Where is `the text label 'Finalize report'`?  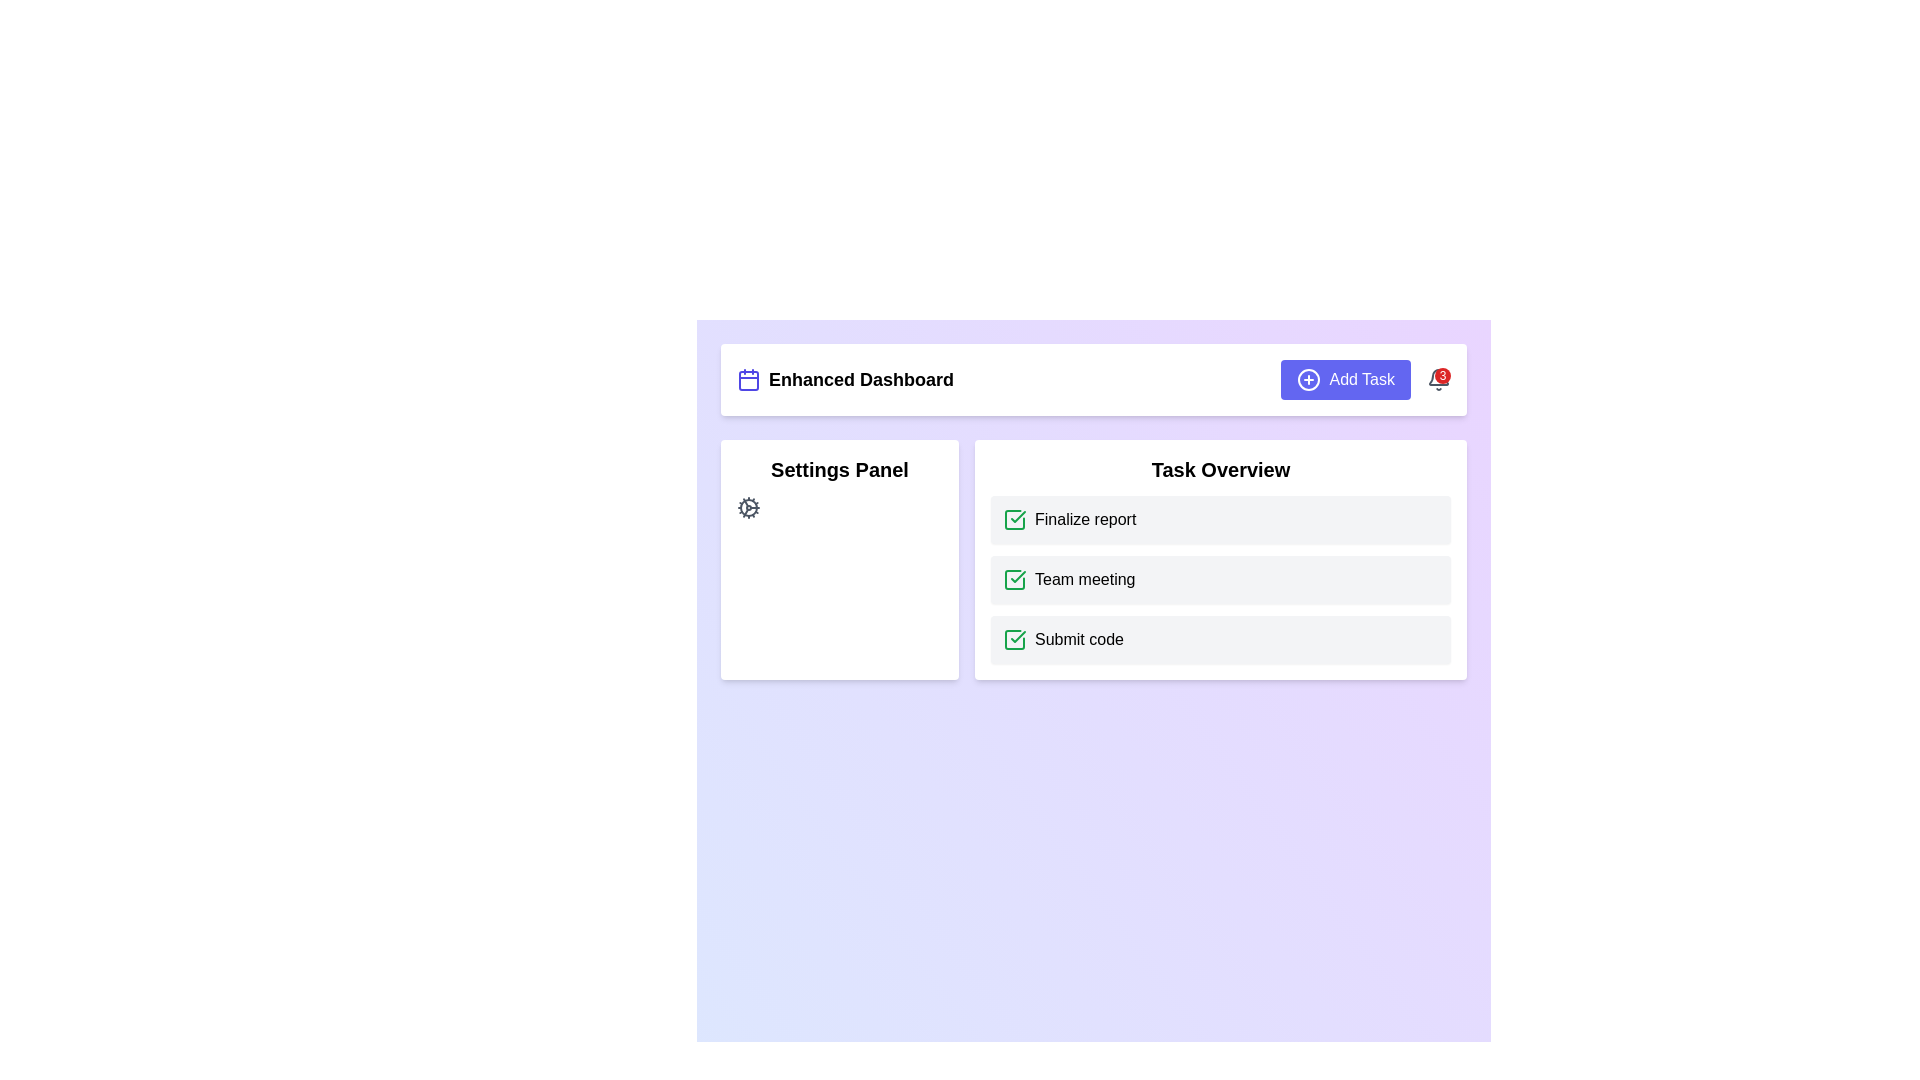
the text label 'Finalize report' is located at coordinates (1084, 519).